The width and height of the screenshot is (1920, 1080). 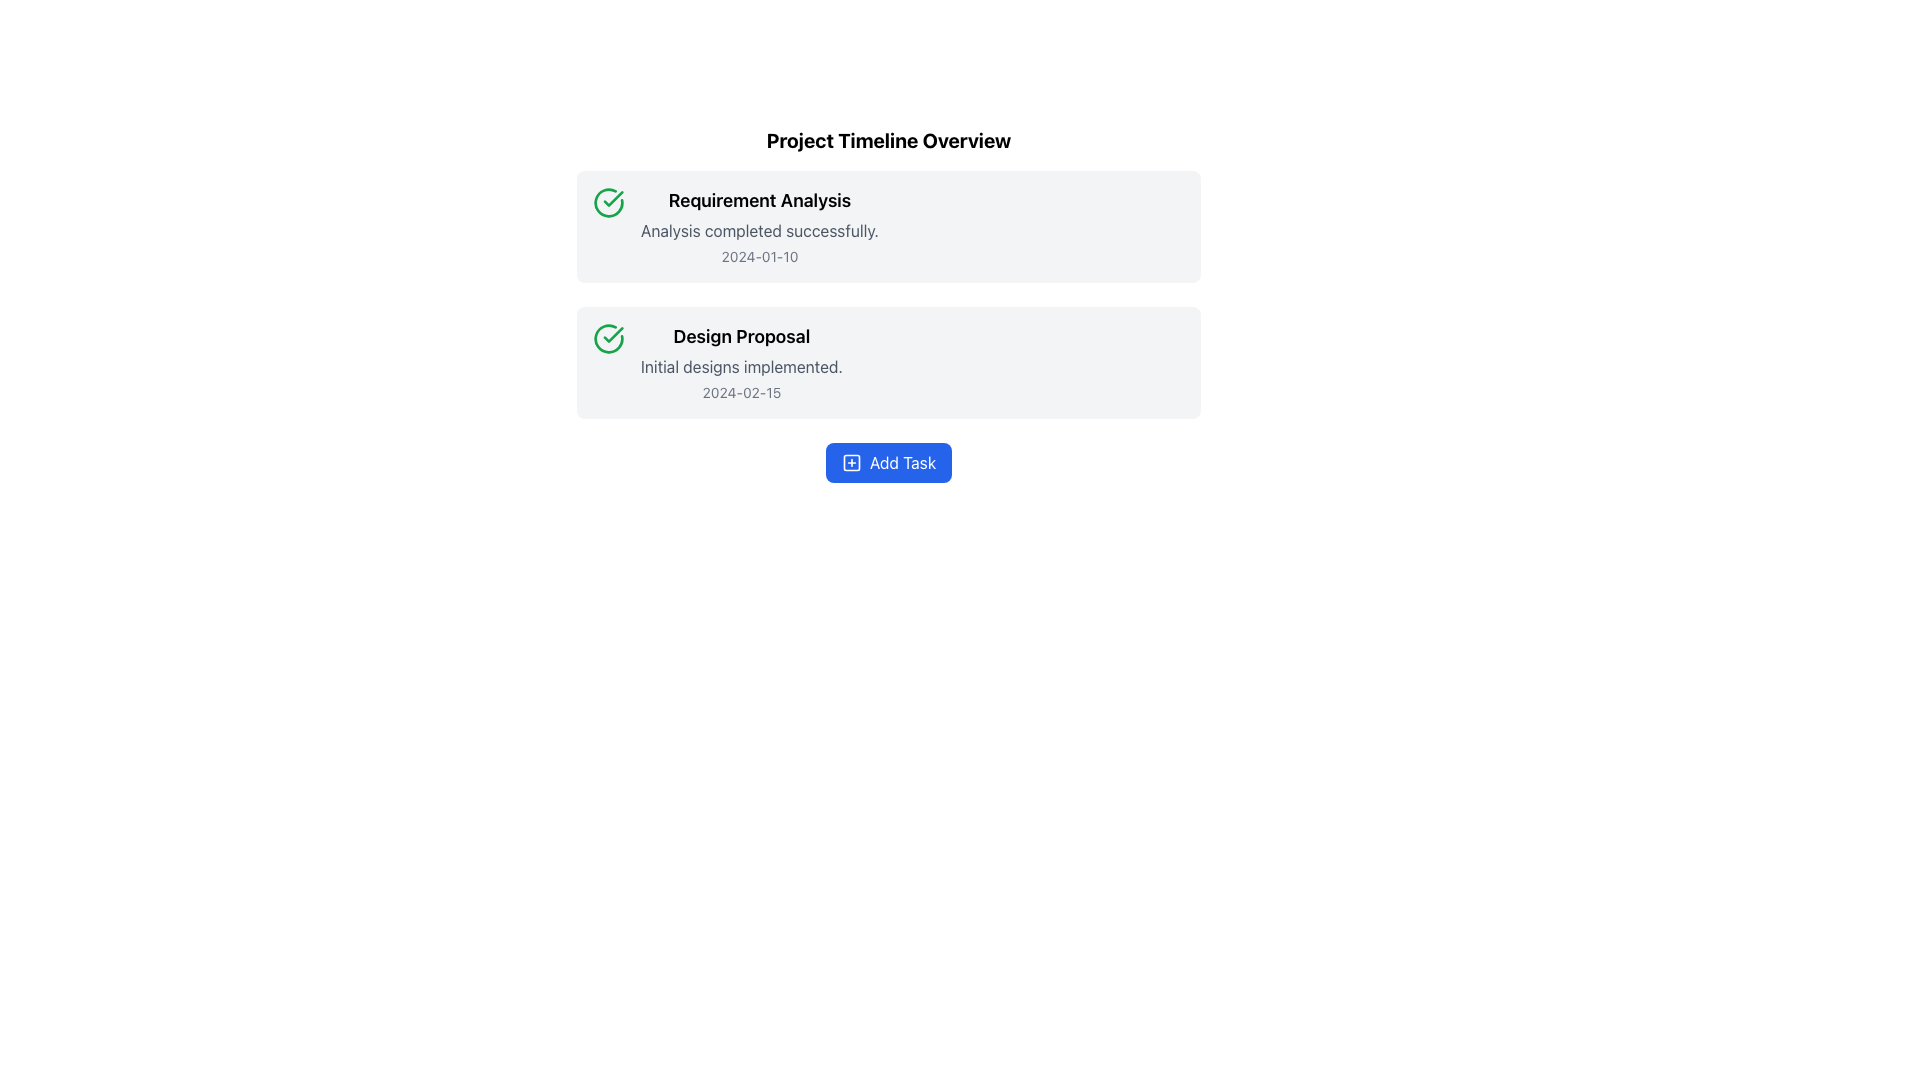 I want to click on the status representation of the checkmark icon with a green outline located next to the 'Design Proposal' text in the list of items, so click(x=612, y=334).